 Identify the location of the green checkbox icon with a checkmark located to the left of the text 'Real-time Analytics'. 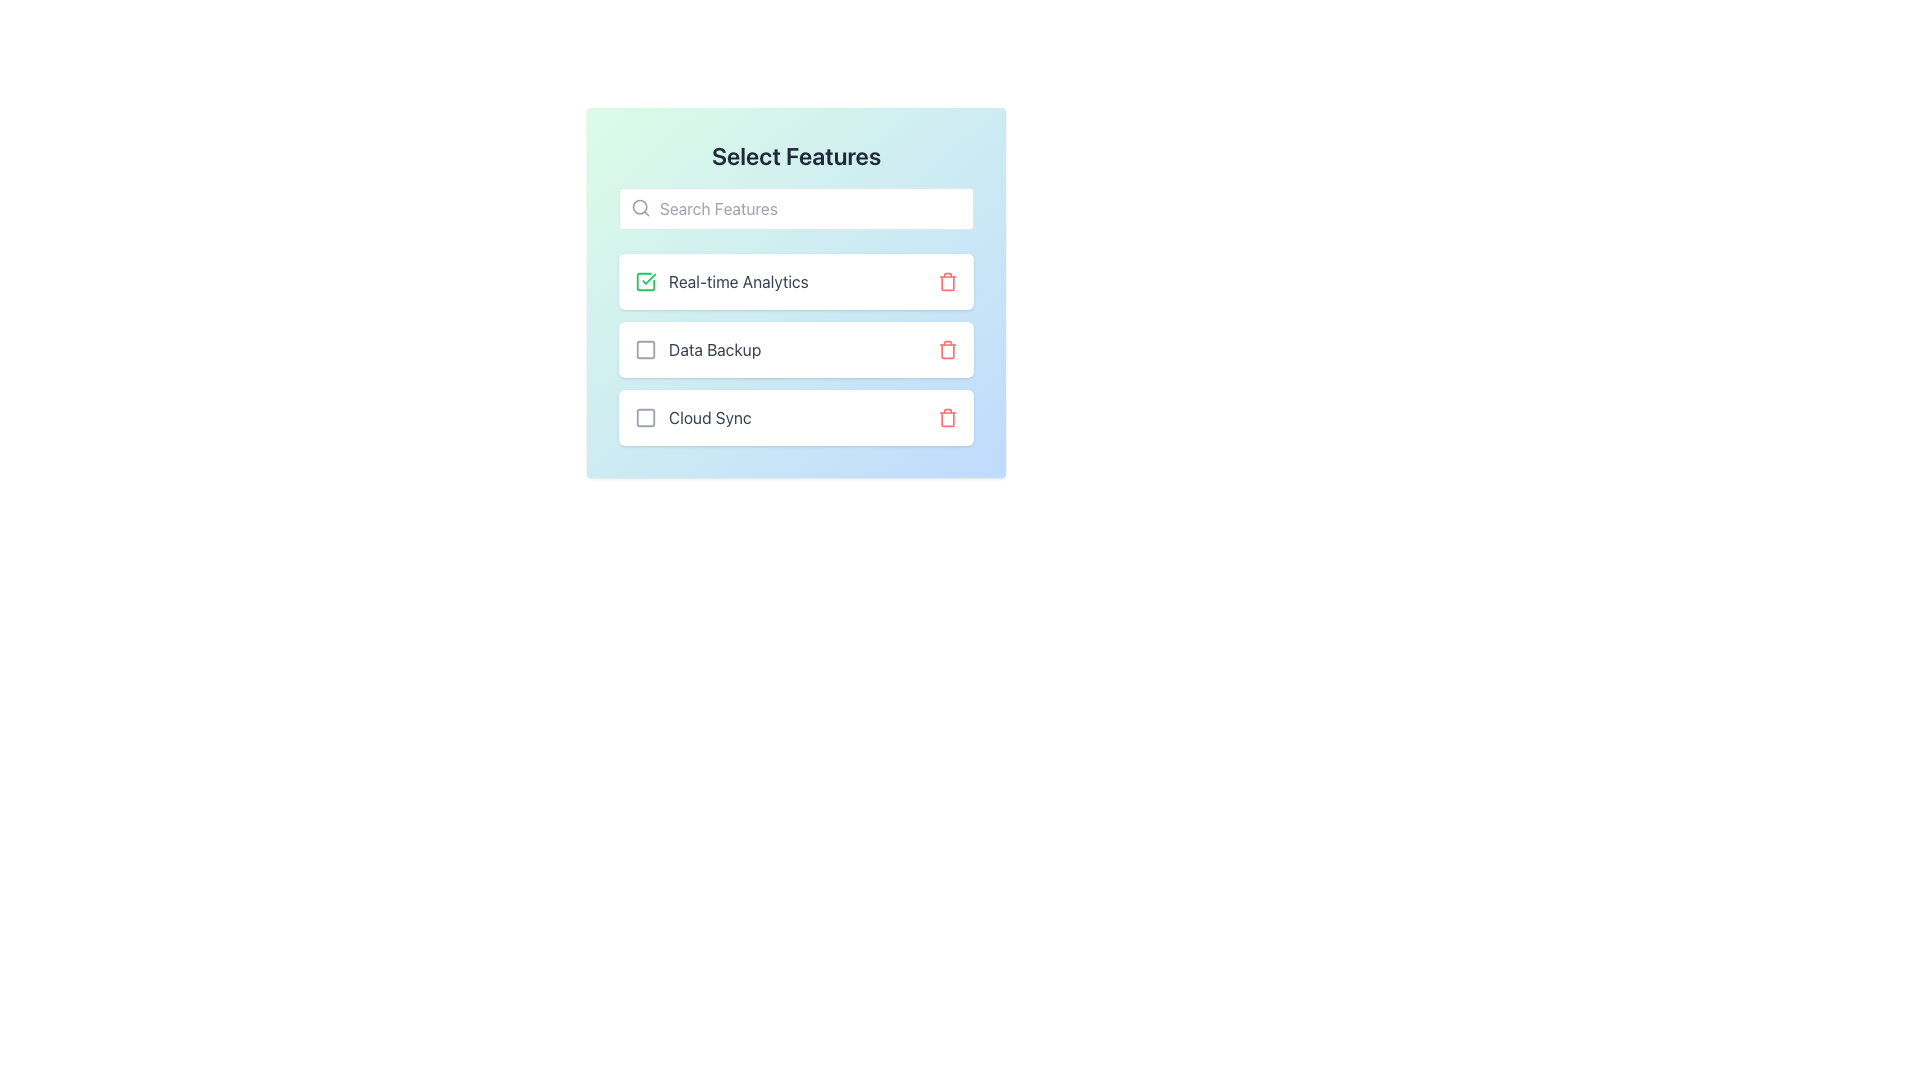
(646, 281).